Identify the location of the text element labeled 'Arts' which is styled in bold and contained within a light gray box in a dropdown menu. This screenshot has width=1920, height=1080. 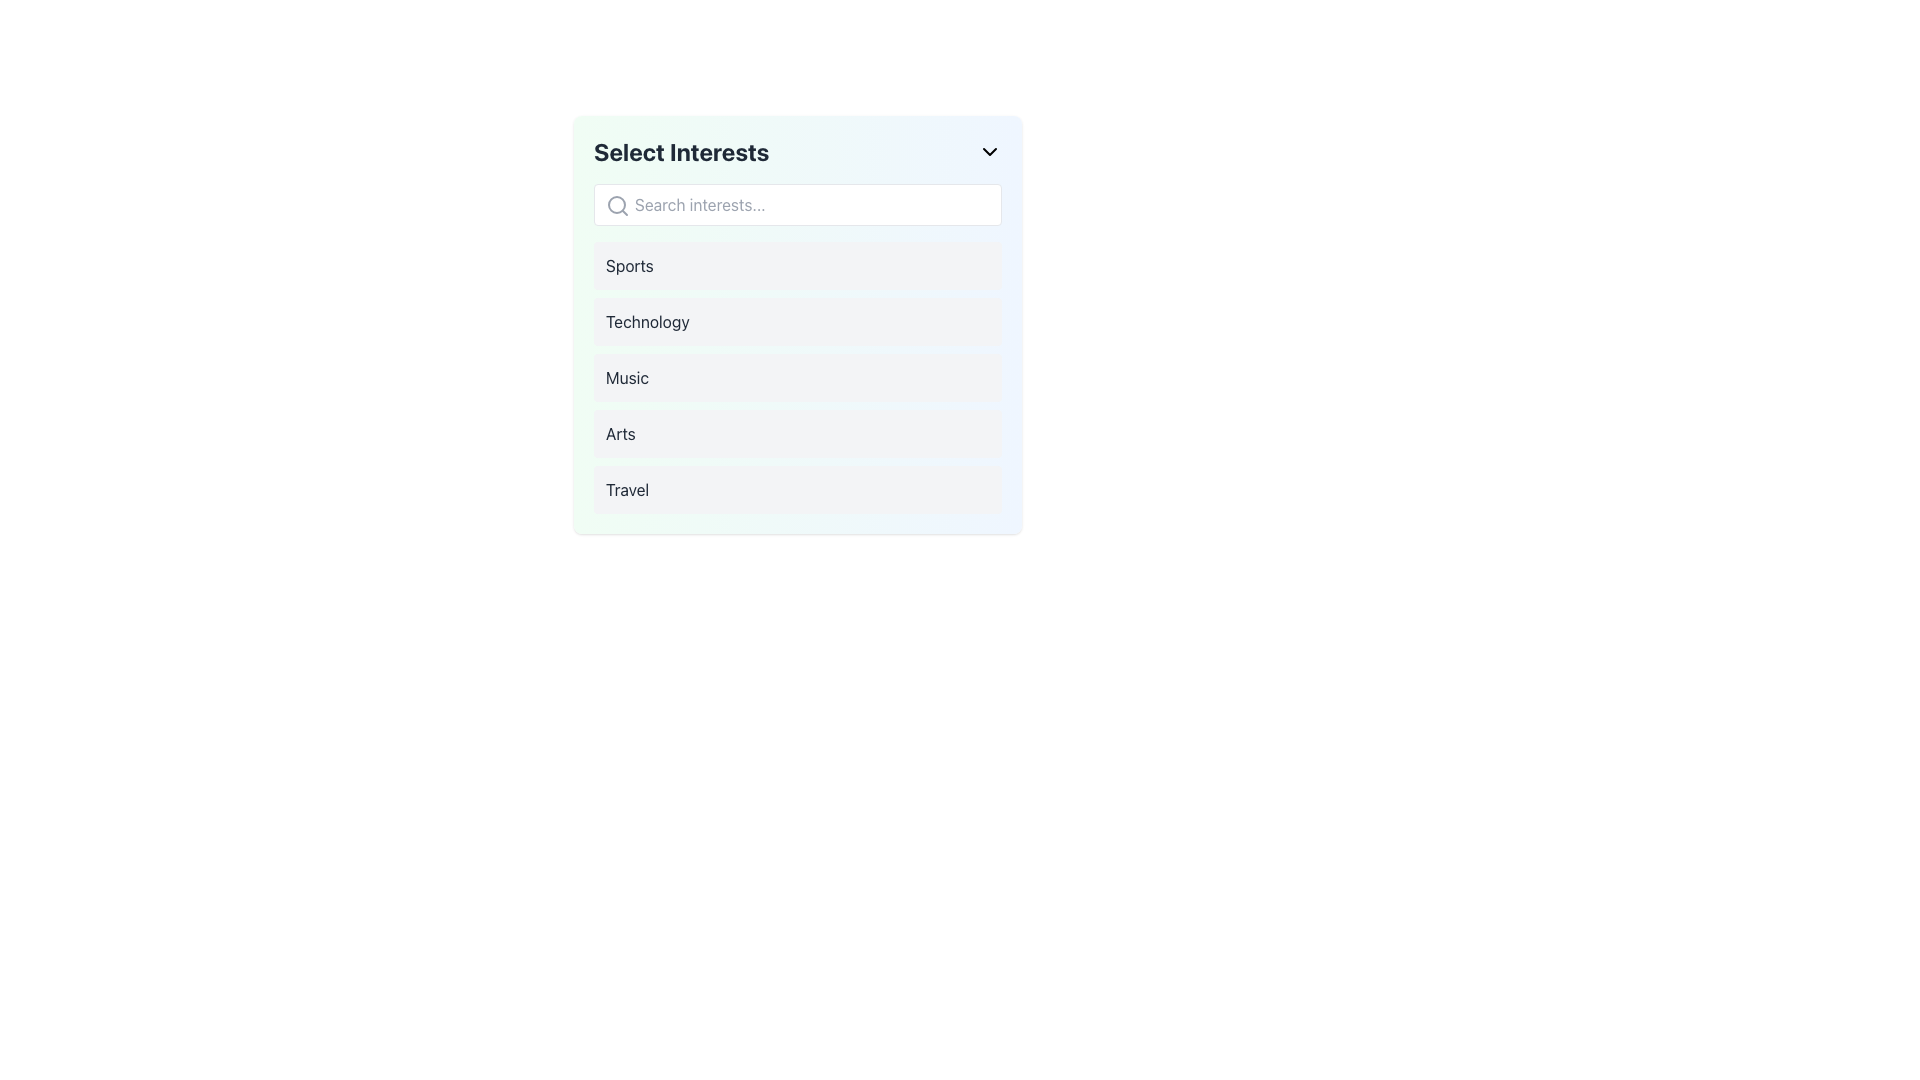
(619, 433).